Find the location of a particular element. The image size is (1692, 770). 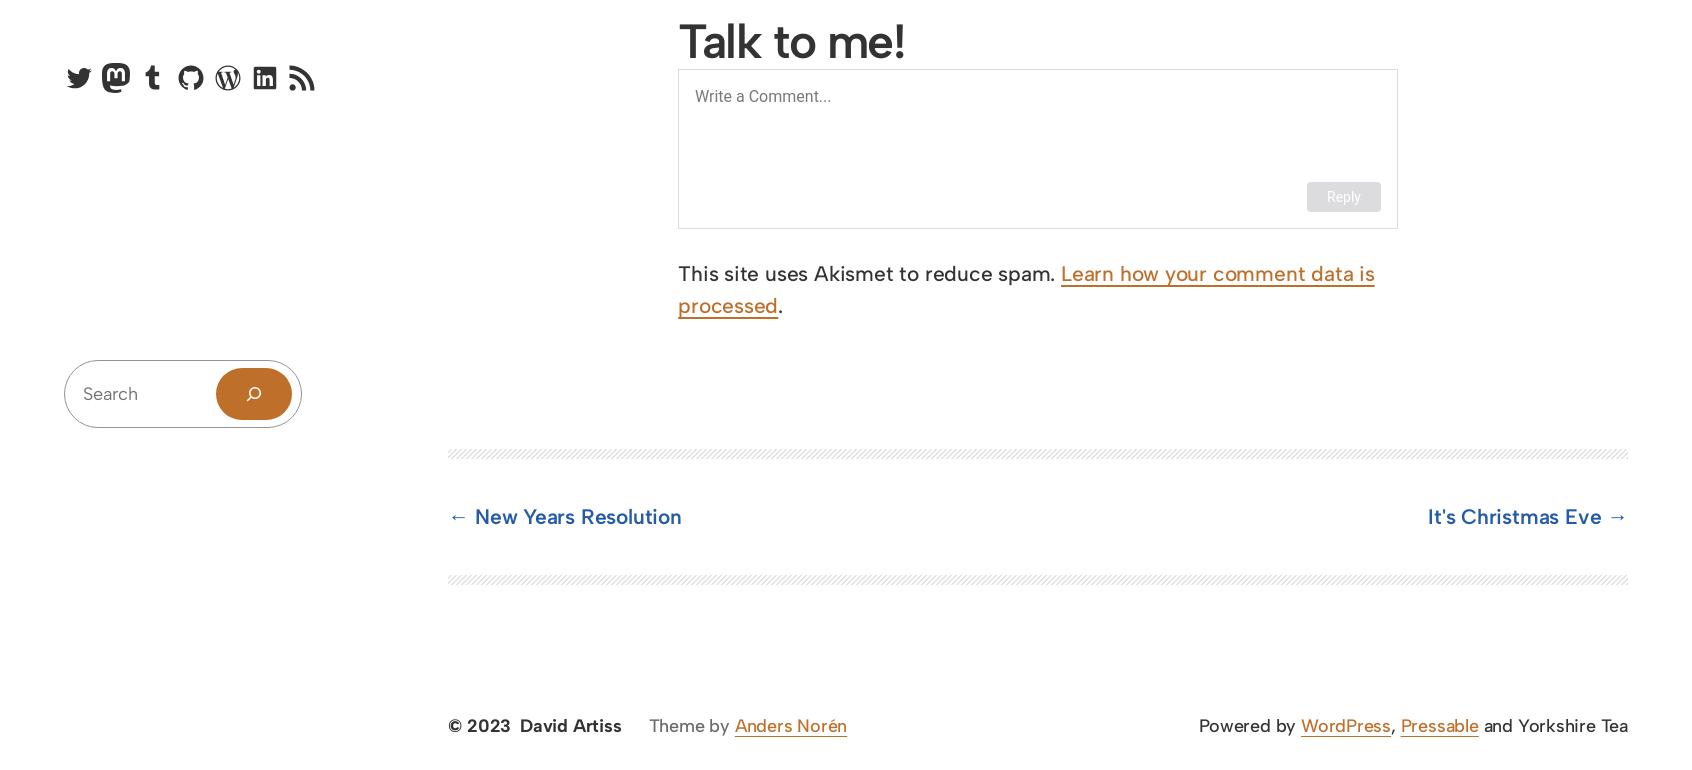

'It's Christmas Eve' is located at coordinates (1427, 516).